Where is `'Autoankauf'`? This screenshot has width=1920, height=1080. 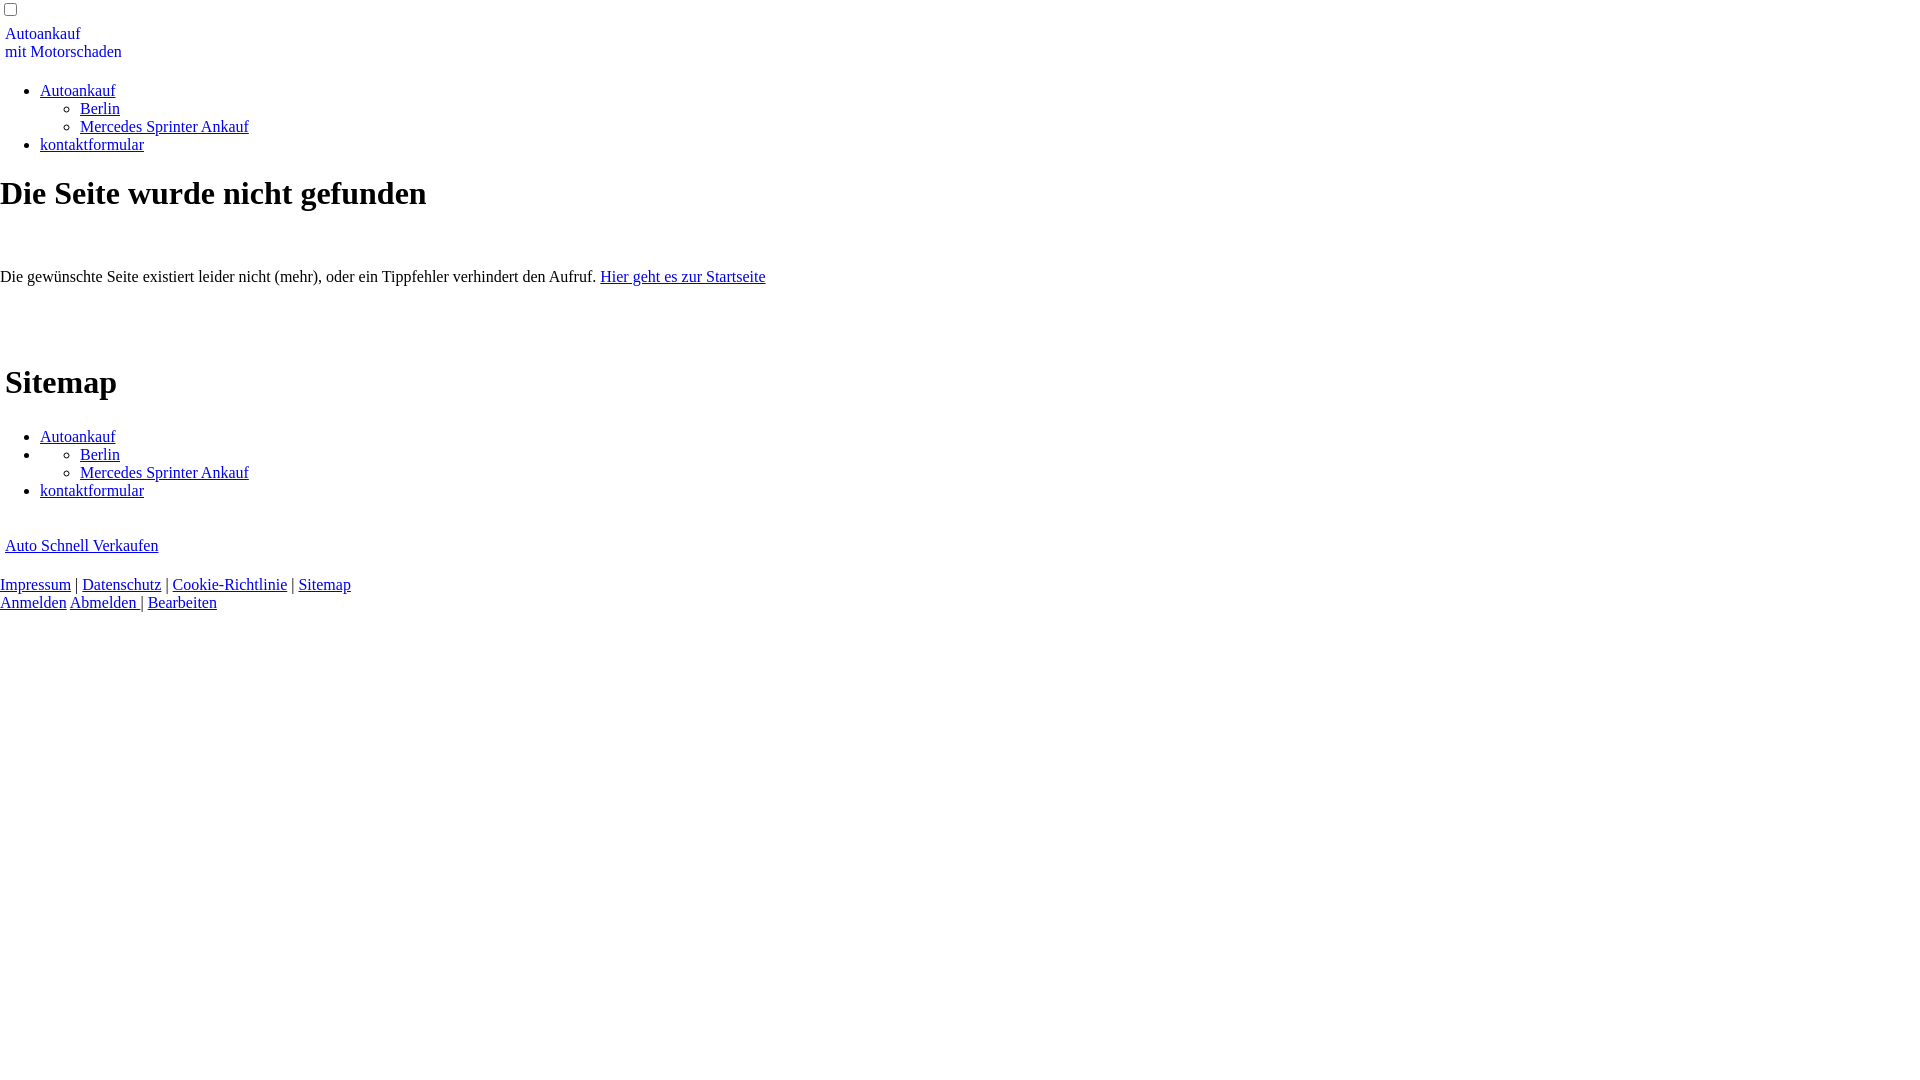 'Autoankauf' is located at coordinates (39, 435).